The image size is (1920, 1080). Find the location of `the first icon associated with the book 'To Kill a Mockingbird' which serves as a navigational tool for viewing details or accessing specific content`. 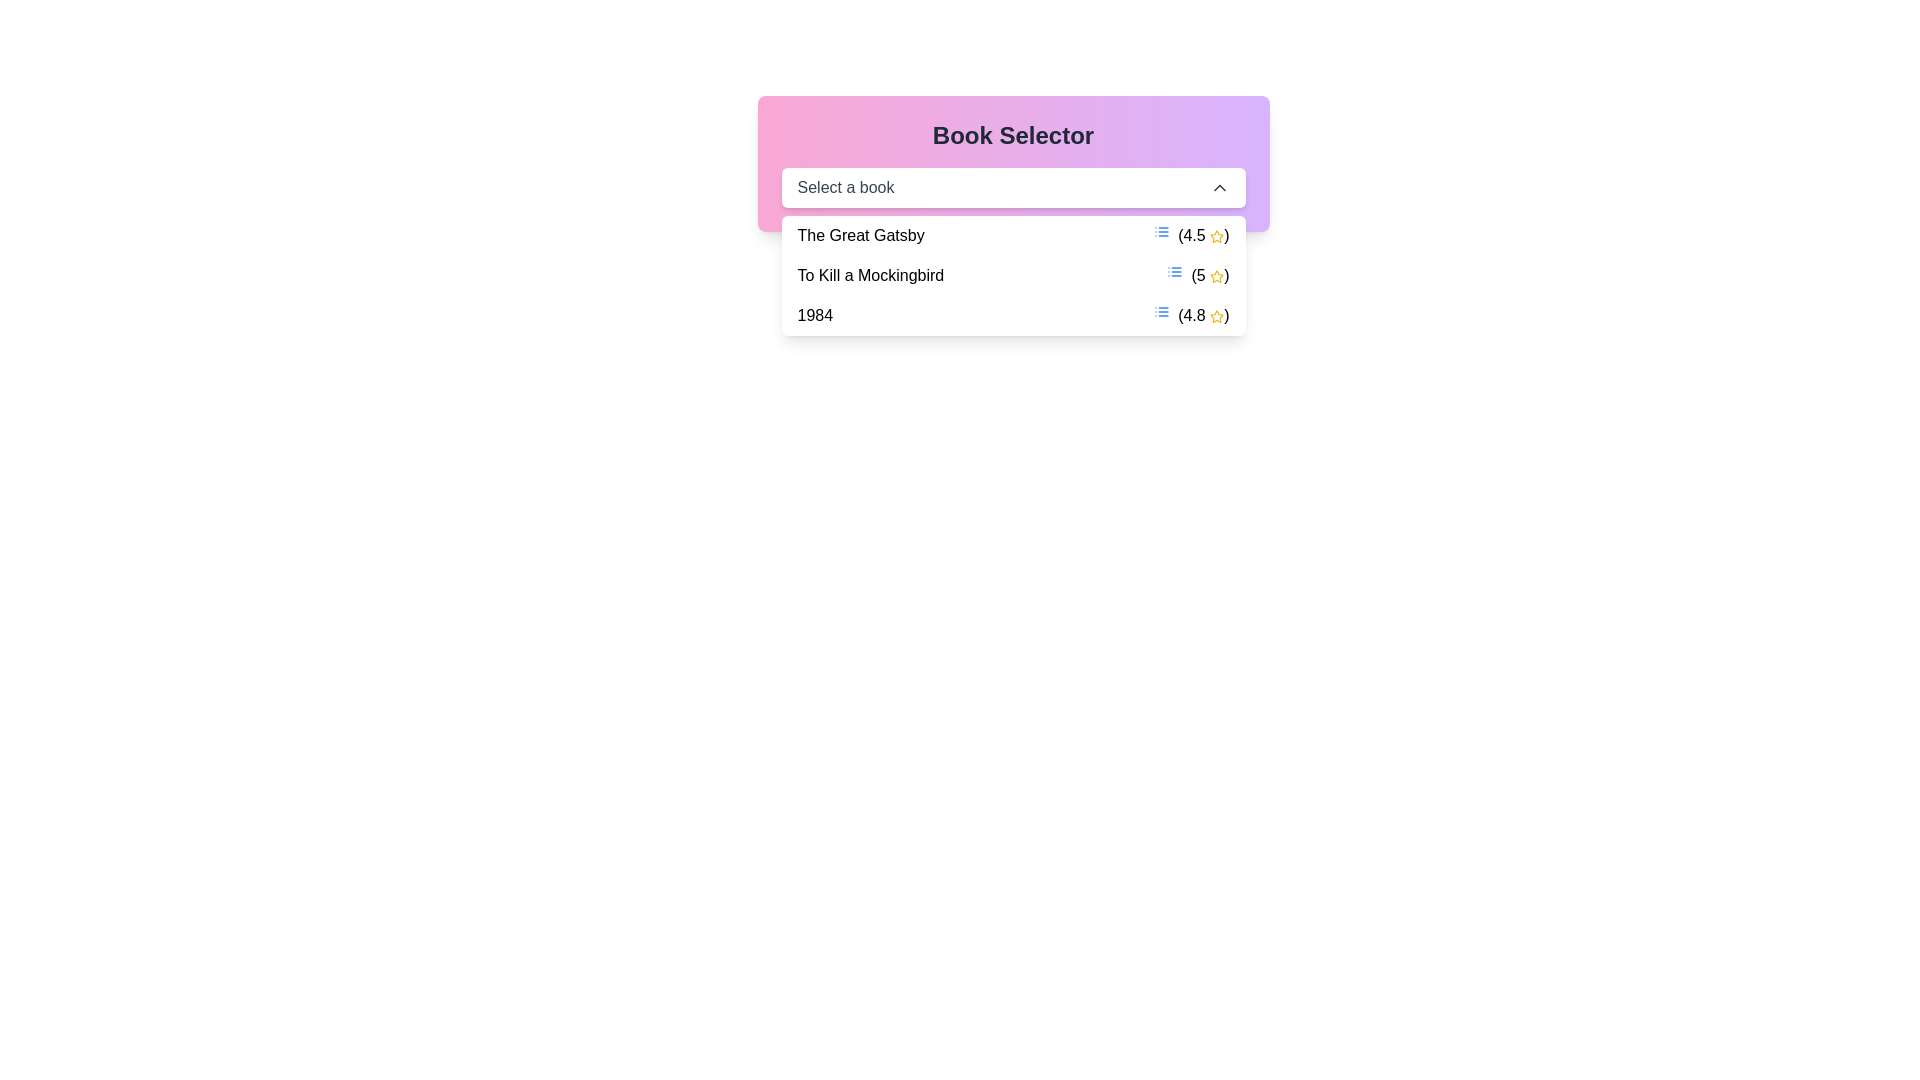

the first icon associated with the book 'To Kill a Mockingbird' which serves as a navigational tool for viewing details or accessing specific content is located at coordinates (1175, 272).